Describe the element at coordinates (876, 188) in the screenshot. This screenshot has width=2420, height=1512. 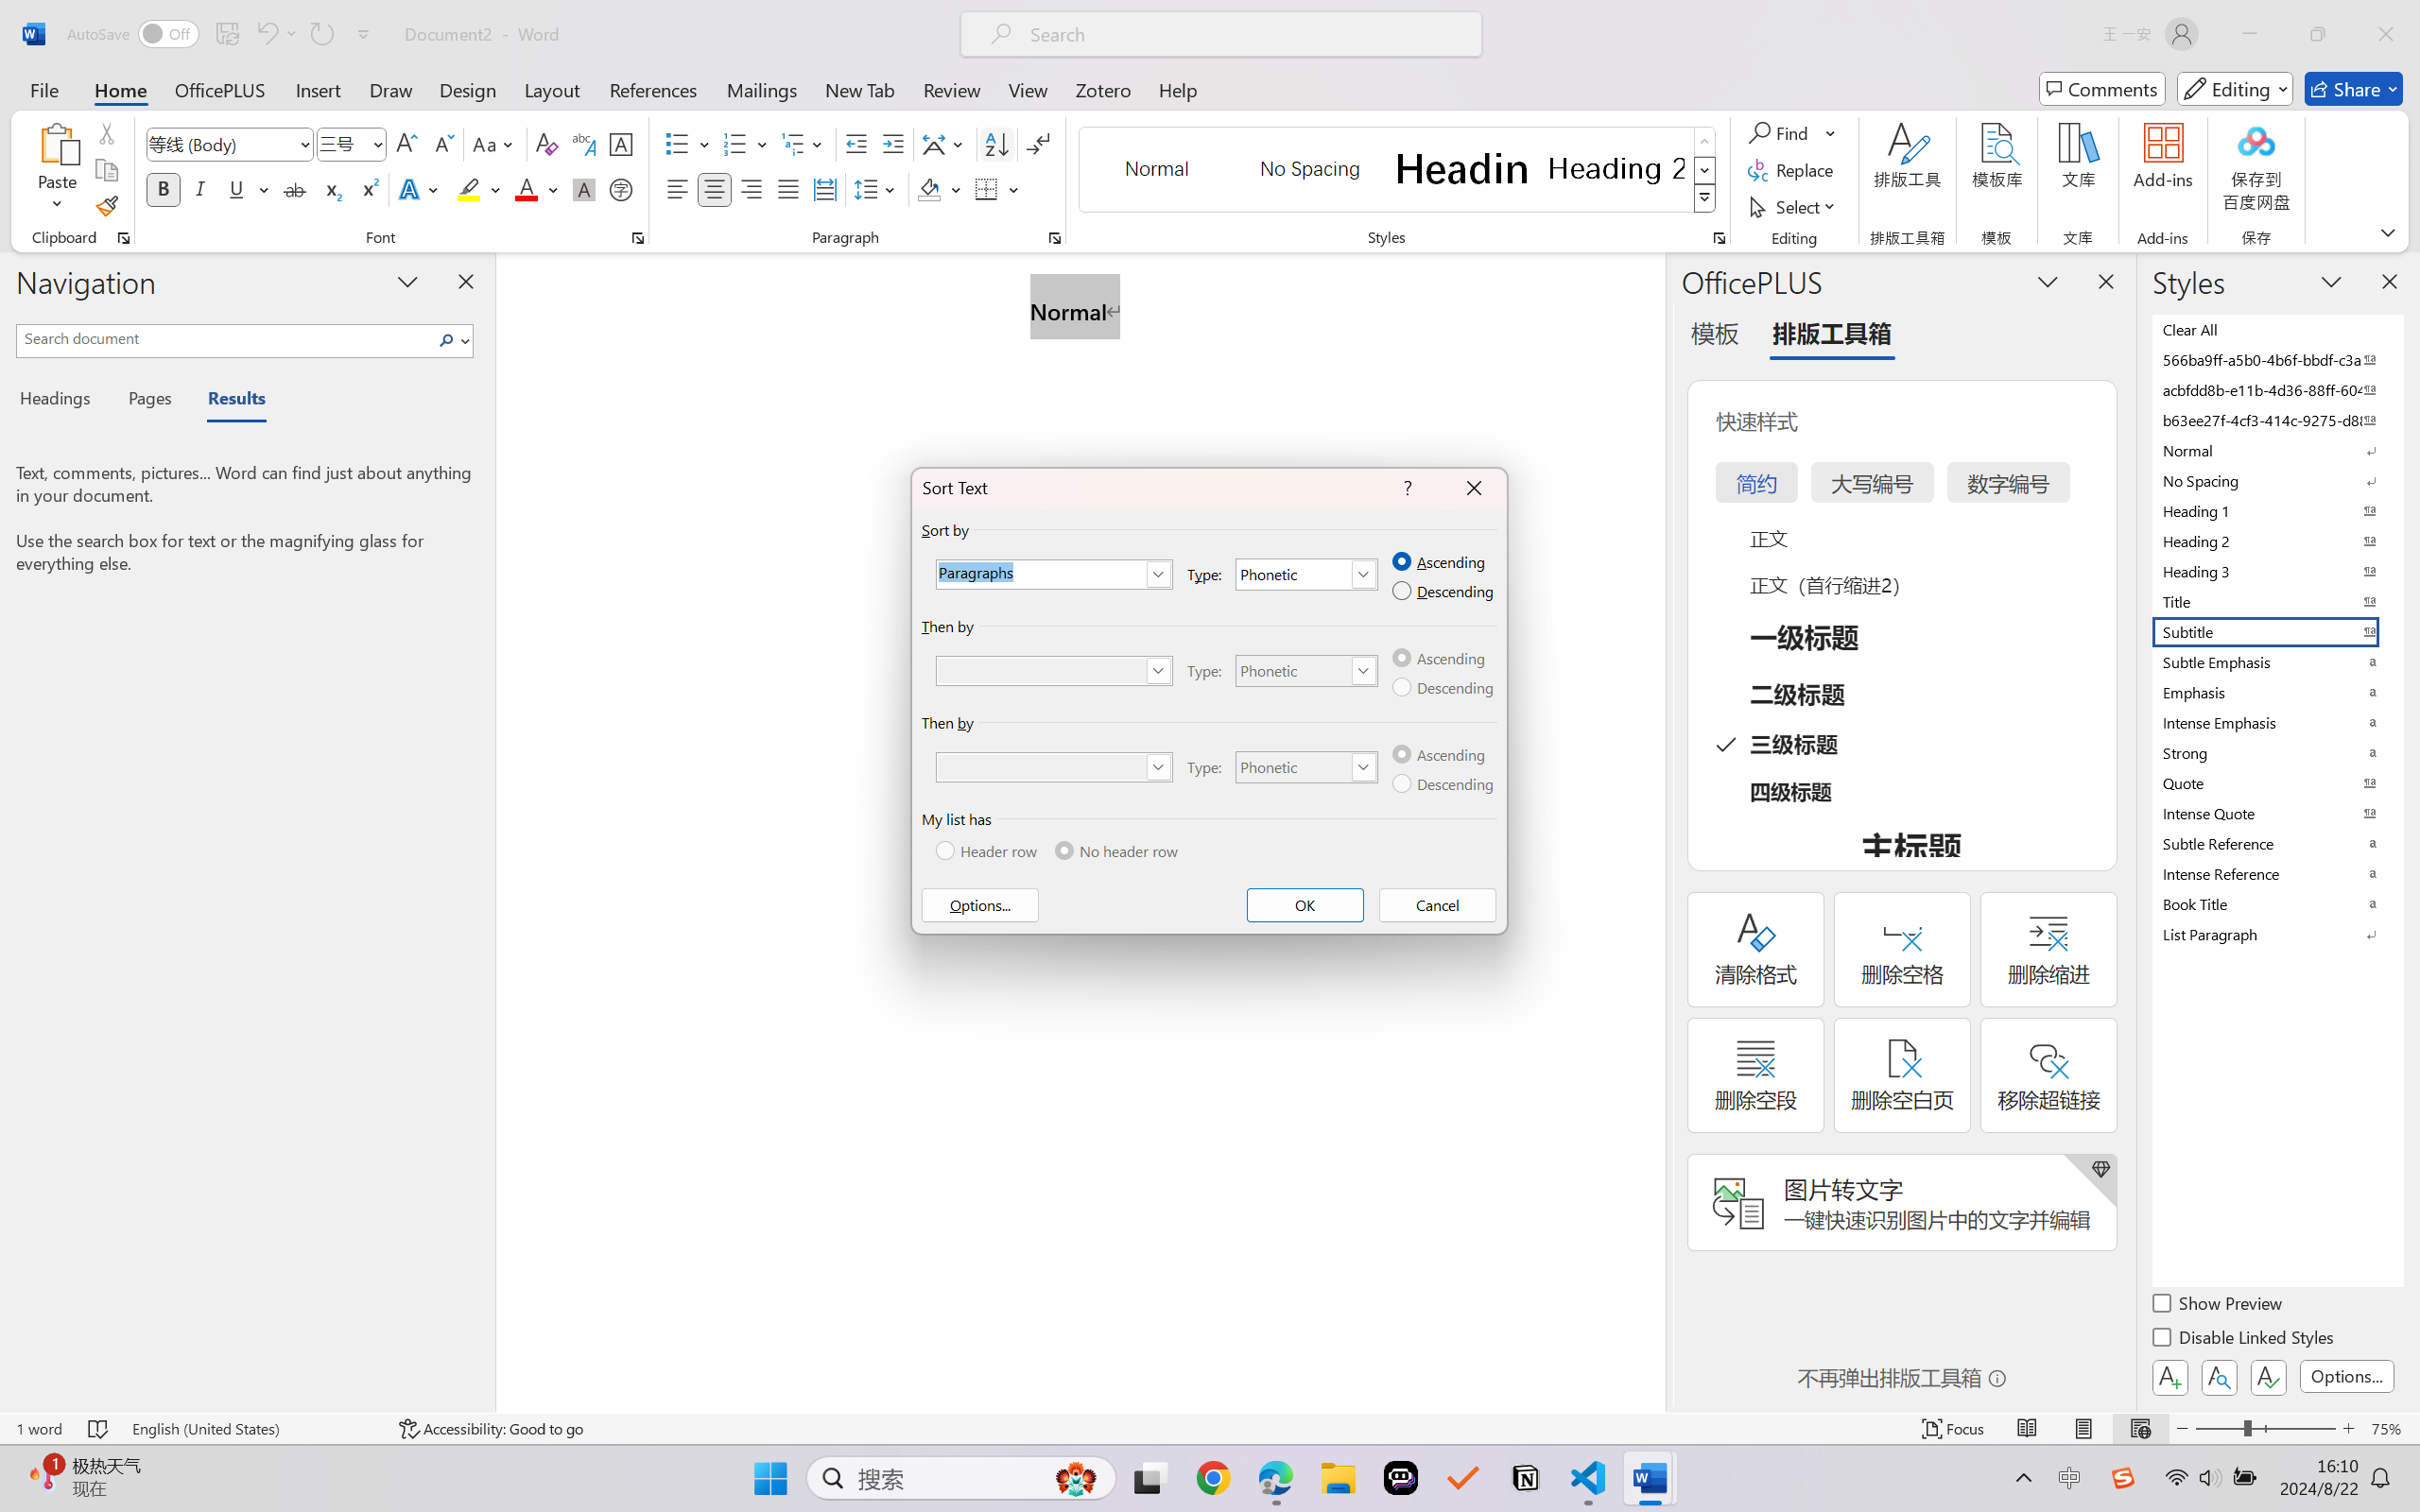
I see `'Line and Paragraph Spacing'` at that location.